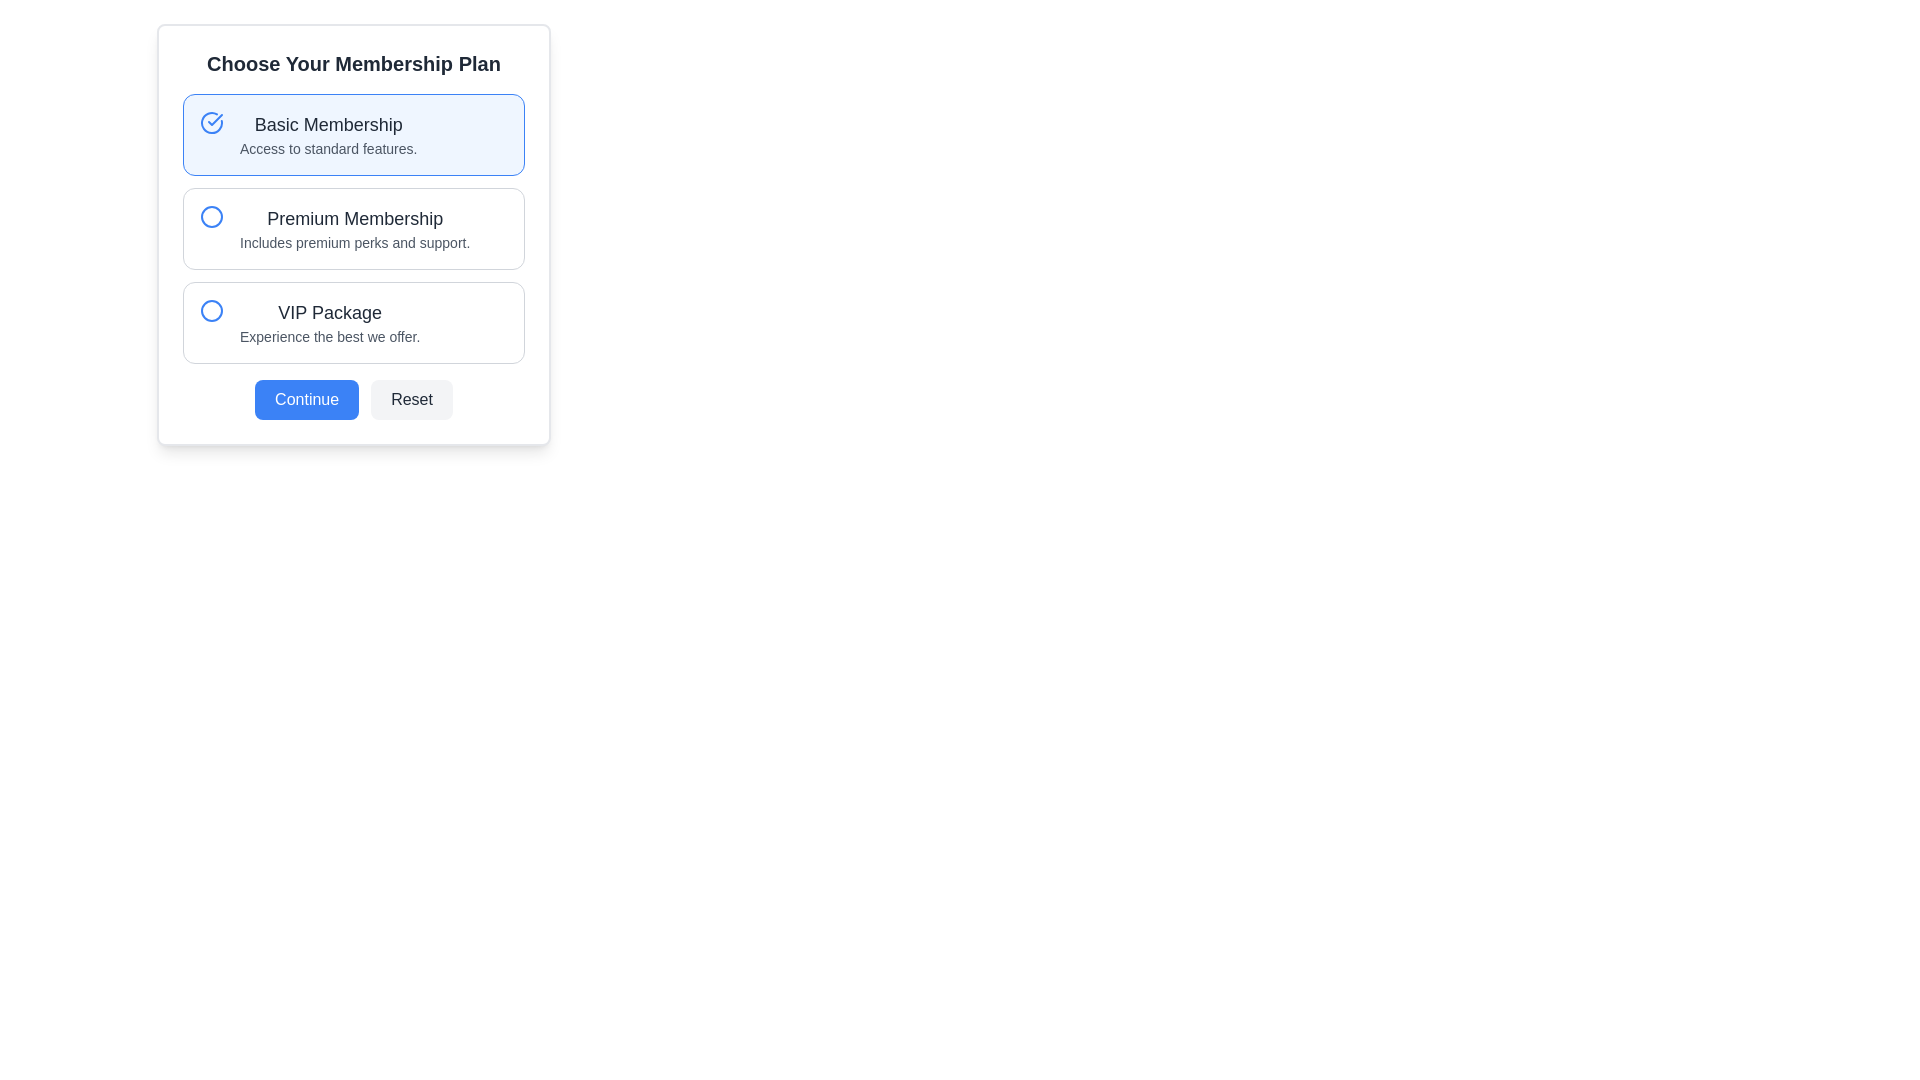  I want to click on the text label displaying 'Access to standard features.' located beneath the title 'Basic Membership' in the membership selection interface, so click(328, 148).